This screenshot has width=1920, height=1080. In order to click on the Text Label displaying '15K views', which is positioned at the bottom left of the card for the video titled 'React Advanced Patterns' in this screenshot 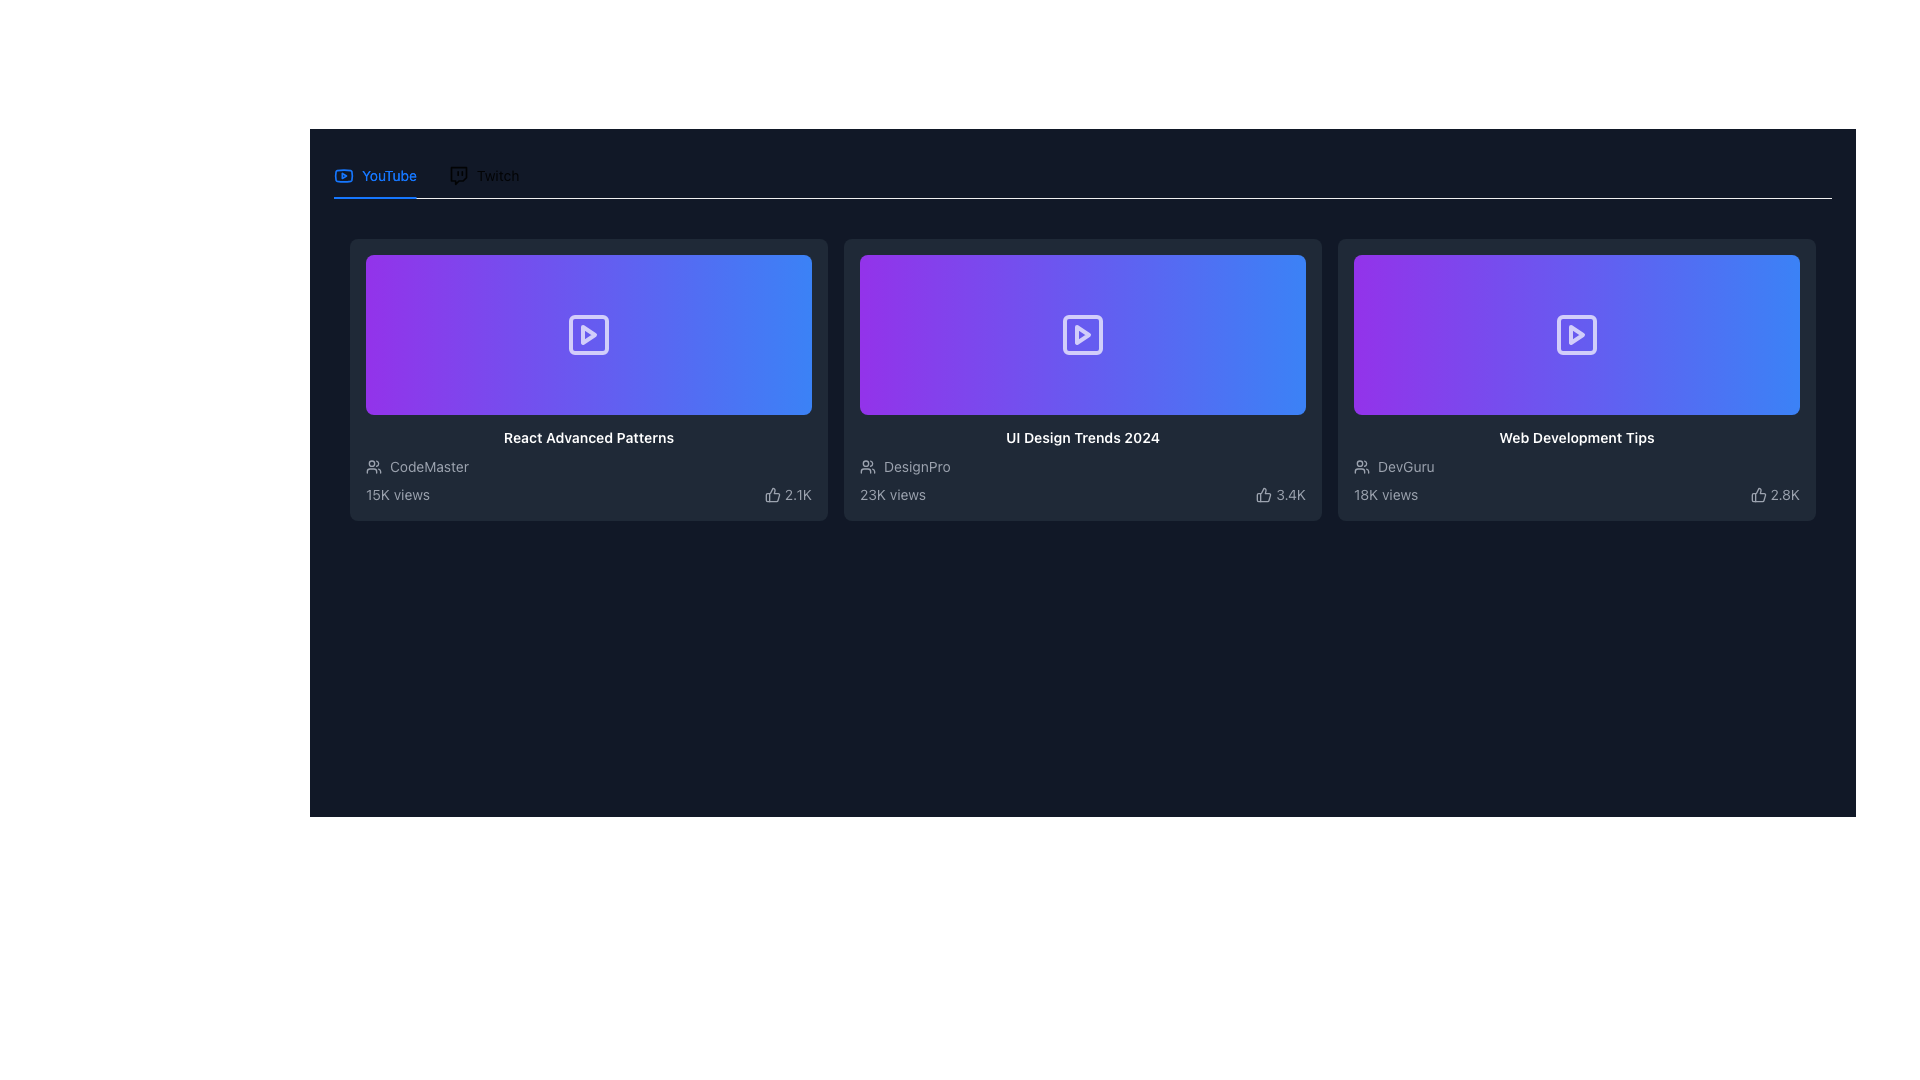, I will do `click(398, 494)`.